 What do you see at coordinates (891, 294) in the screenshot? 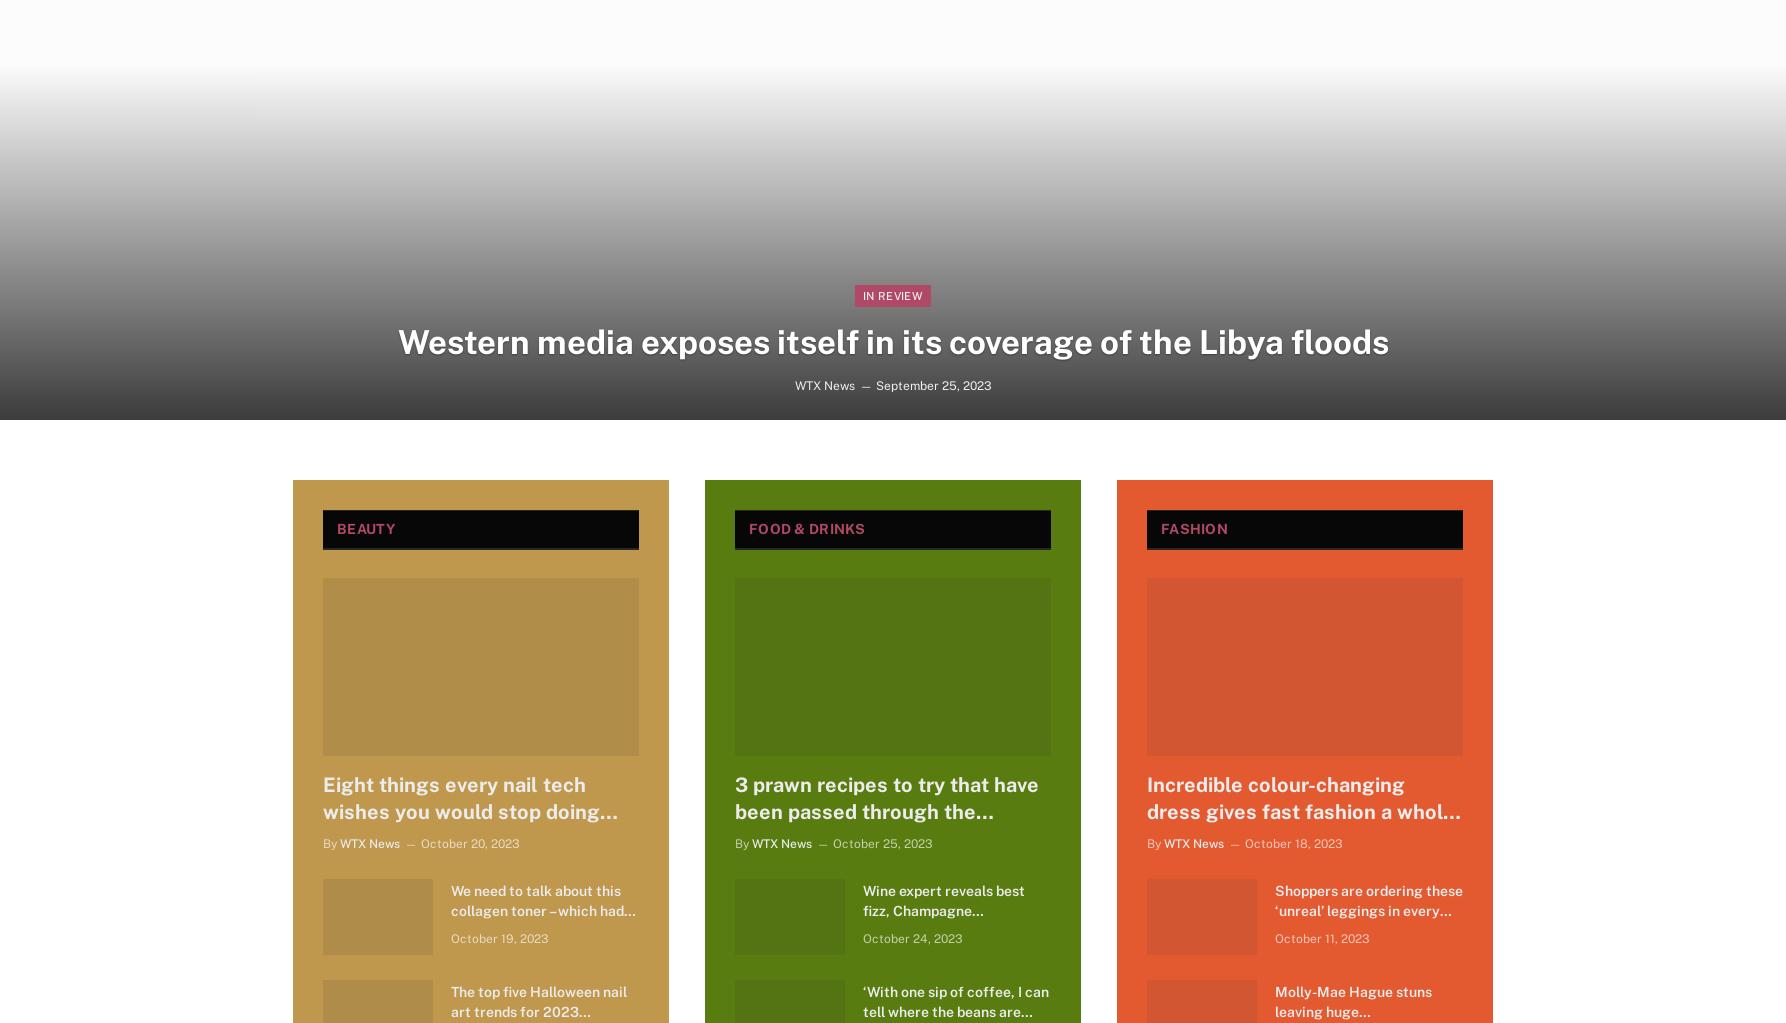
I see `'In Review'` at bounding box center [891, 294].